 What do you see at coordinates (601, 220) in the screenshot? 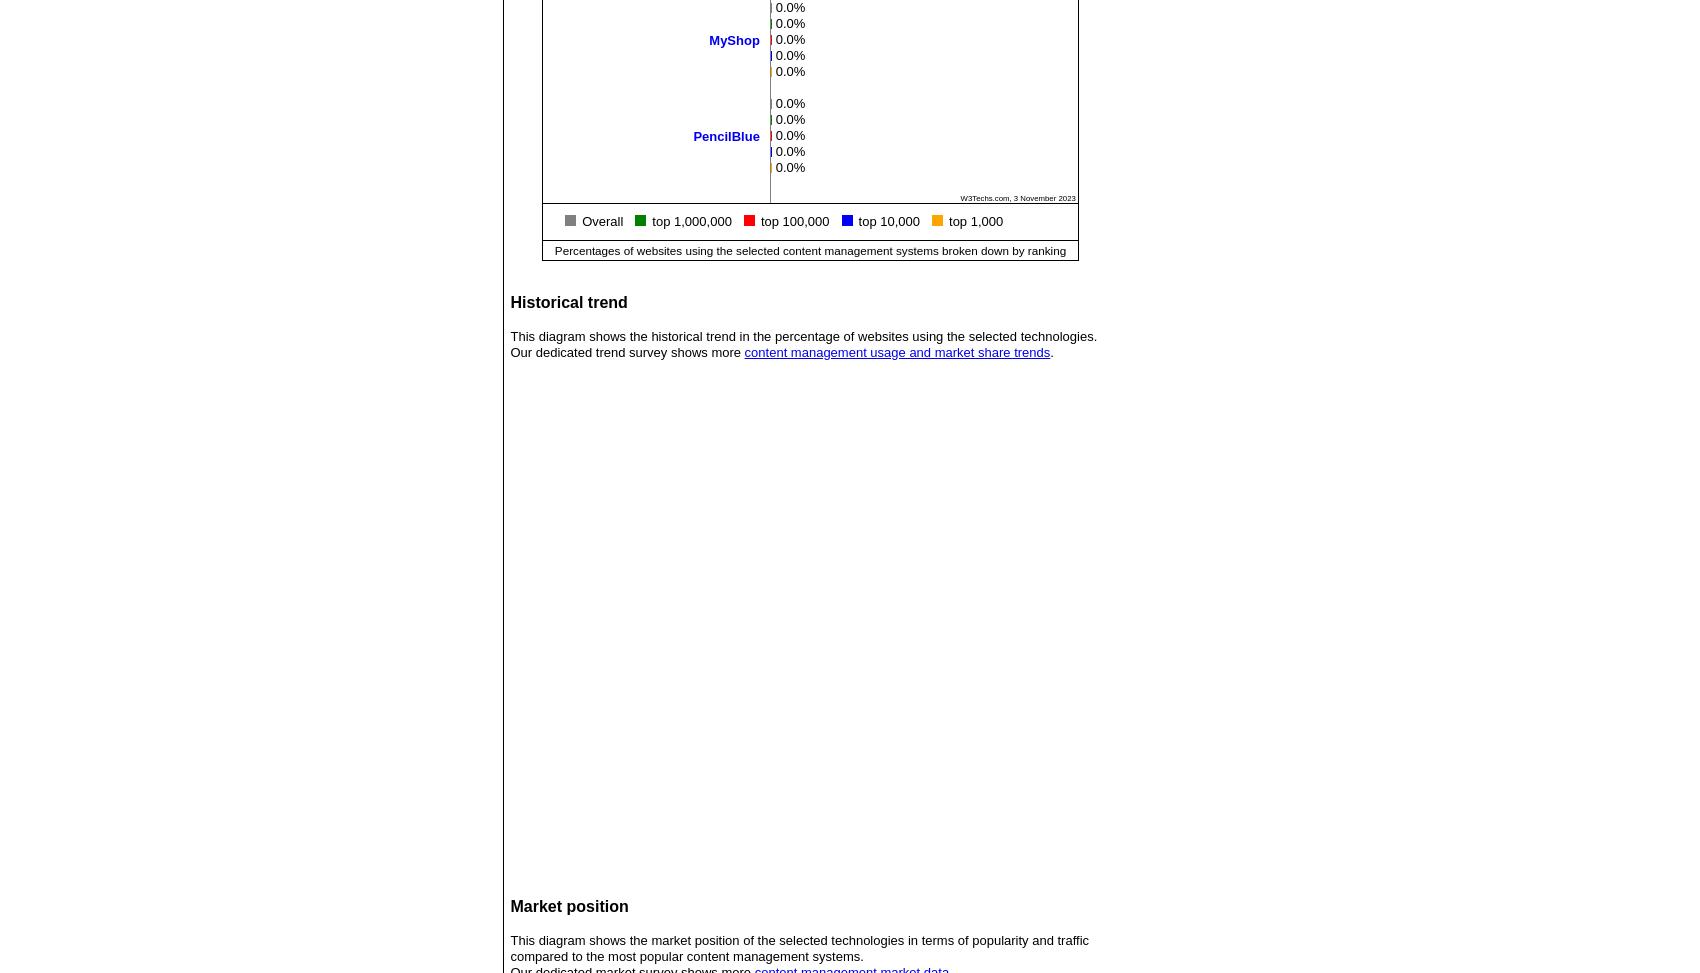
I see `'Overall'` at bounding box center [601, 220].